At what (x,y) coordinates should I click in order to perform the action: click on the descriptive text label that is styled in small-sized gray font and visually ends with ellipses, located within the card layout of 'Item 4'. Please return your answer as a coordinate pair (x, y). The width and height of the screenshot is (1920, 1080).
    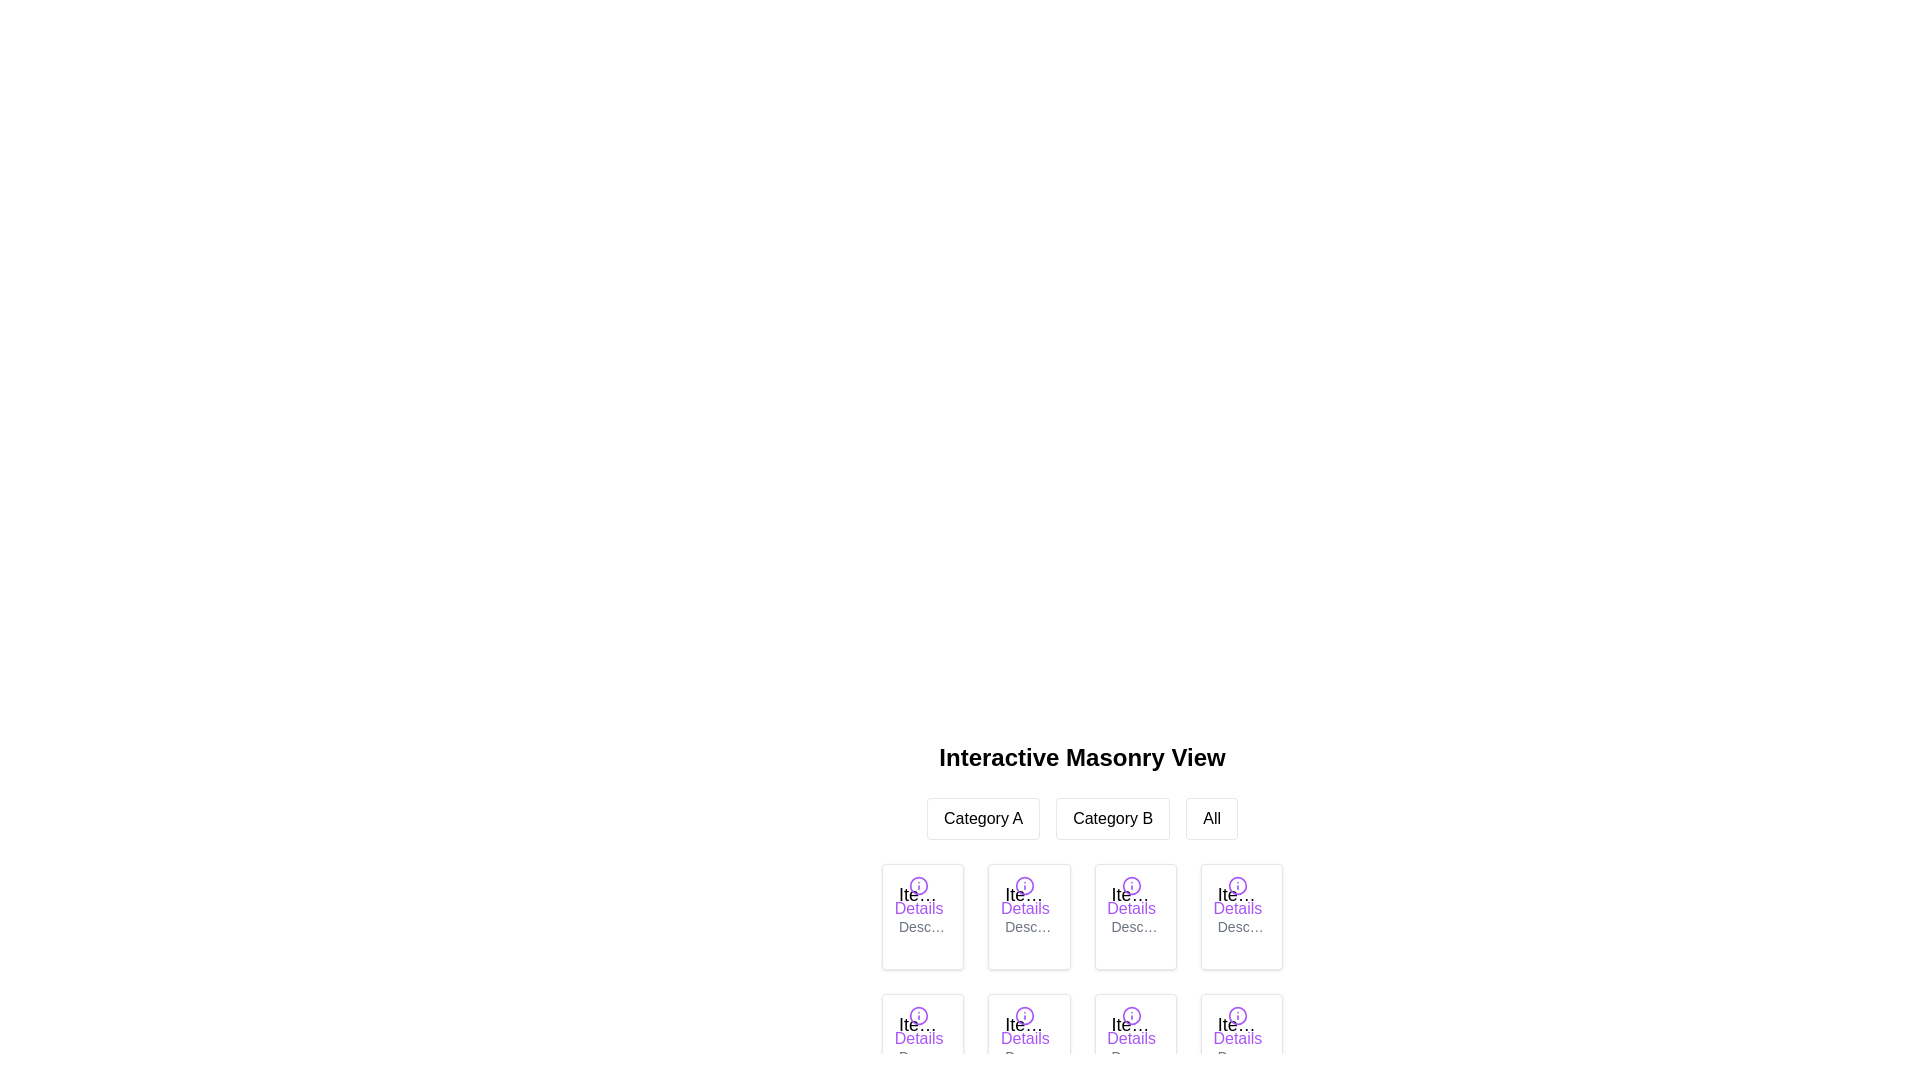
    Looking at the image, I should click on (1240, 926).